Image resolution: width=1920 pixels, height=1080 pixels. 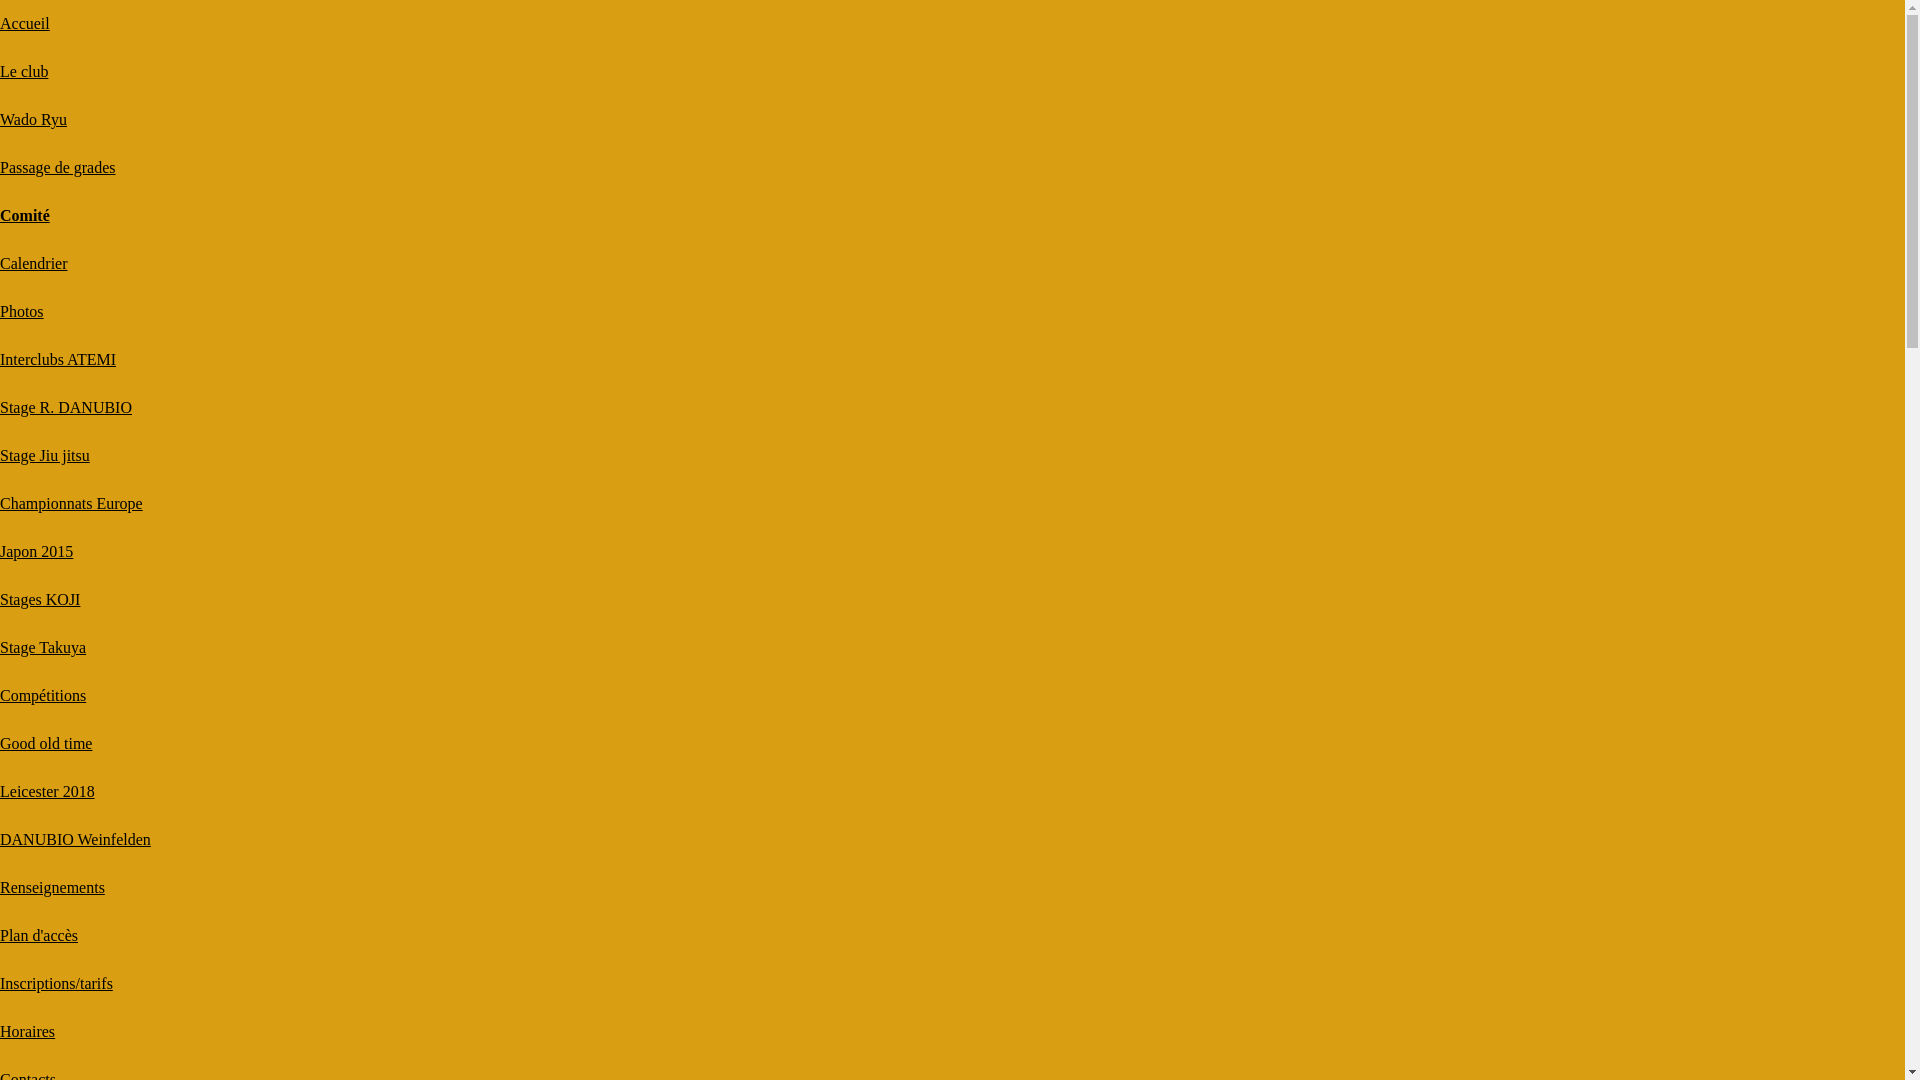 What do you see at coordinates (56, 982) in the screenshot?
I see `'Inscriptions/tarifs'` at bounding box center [56, 982].